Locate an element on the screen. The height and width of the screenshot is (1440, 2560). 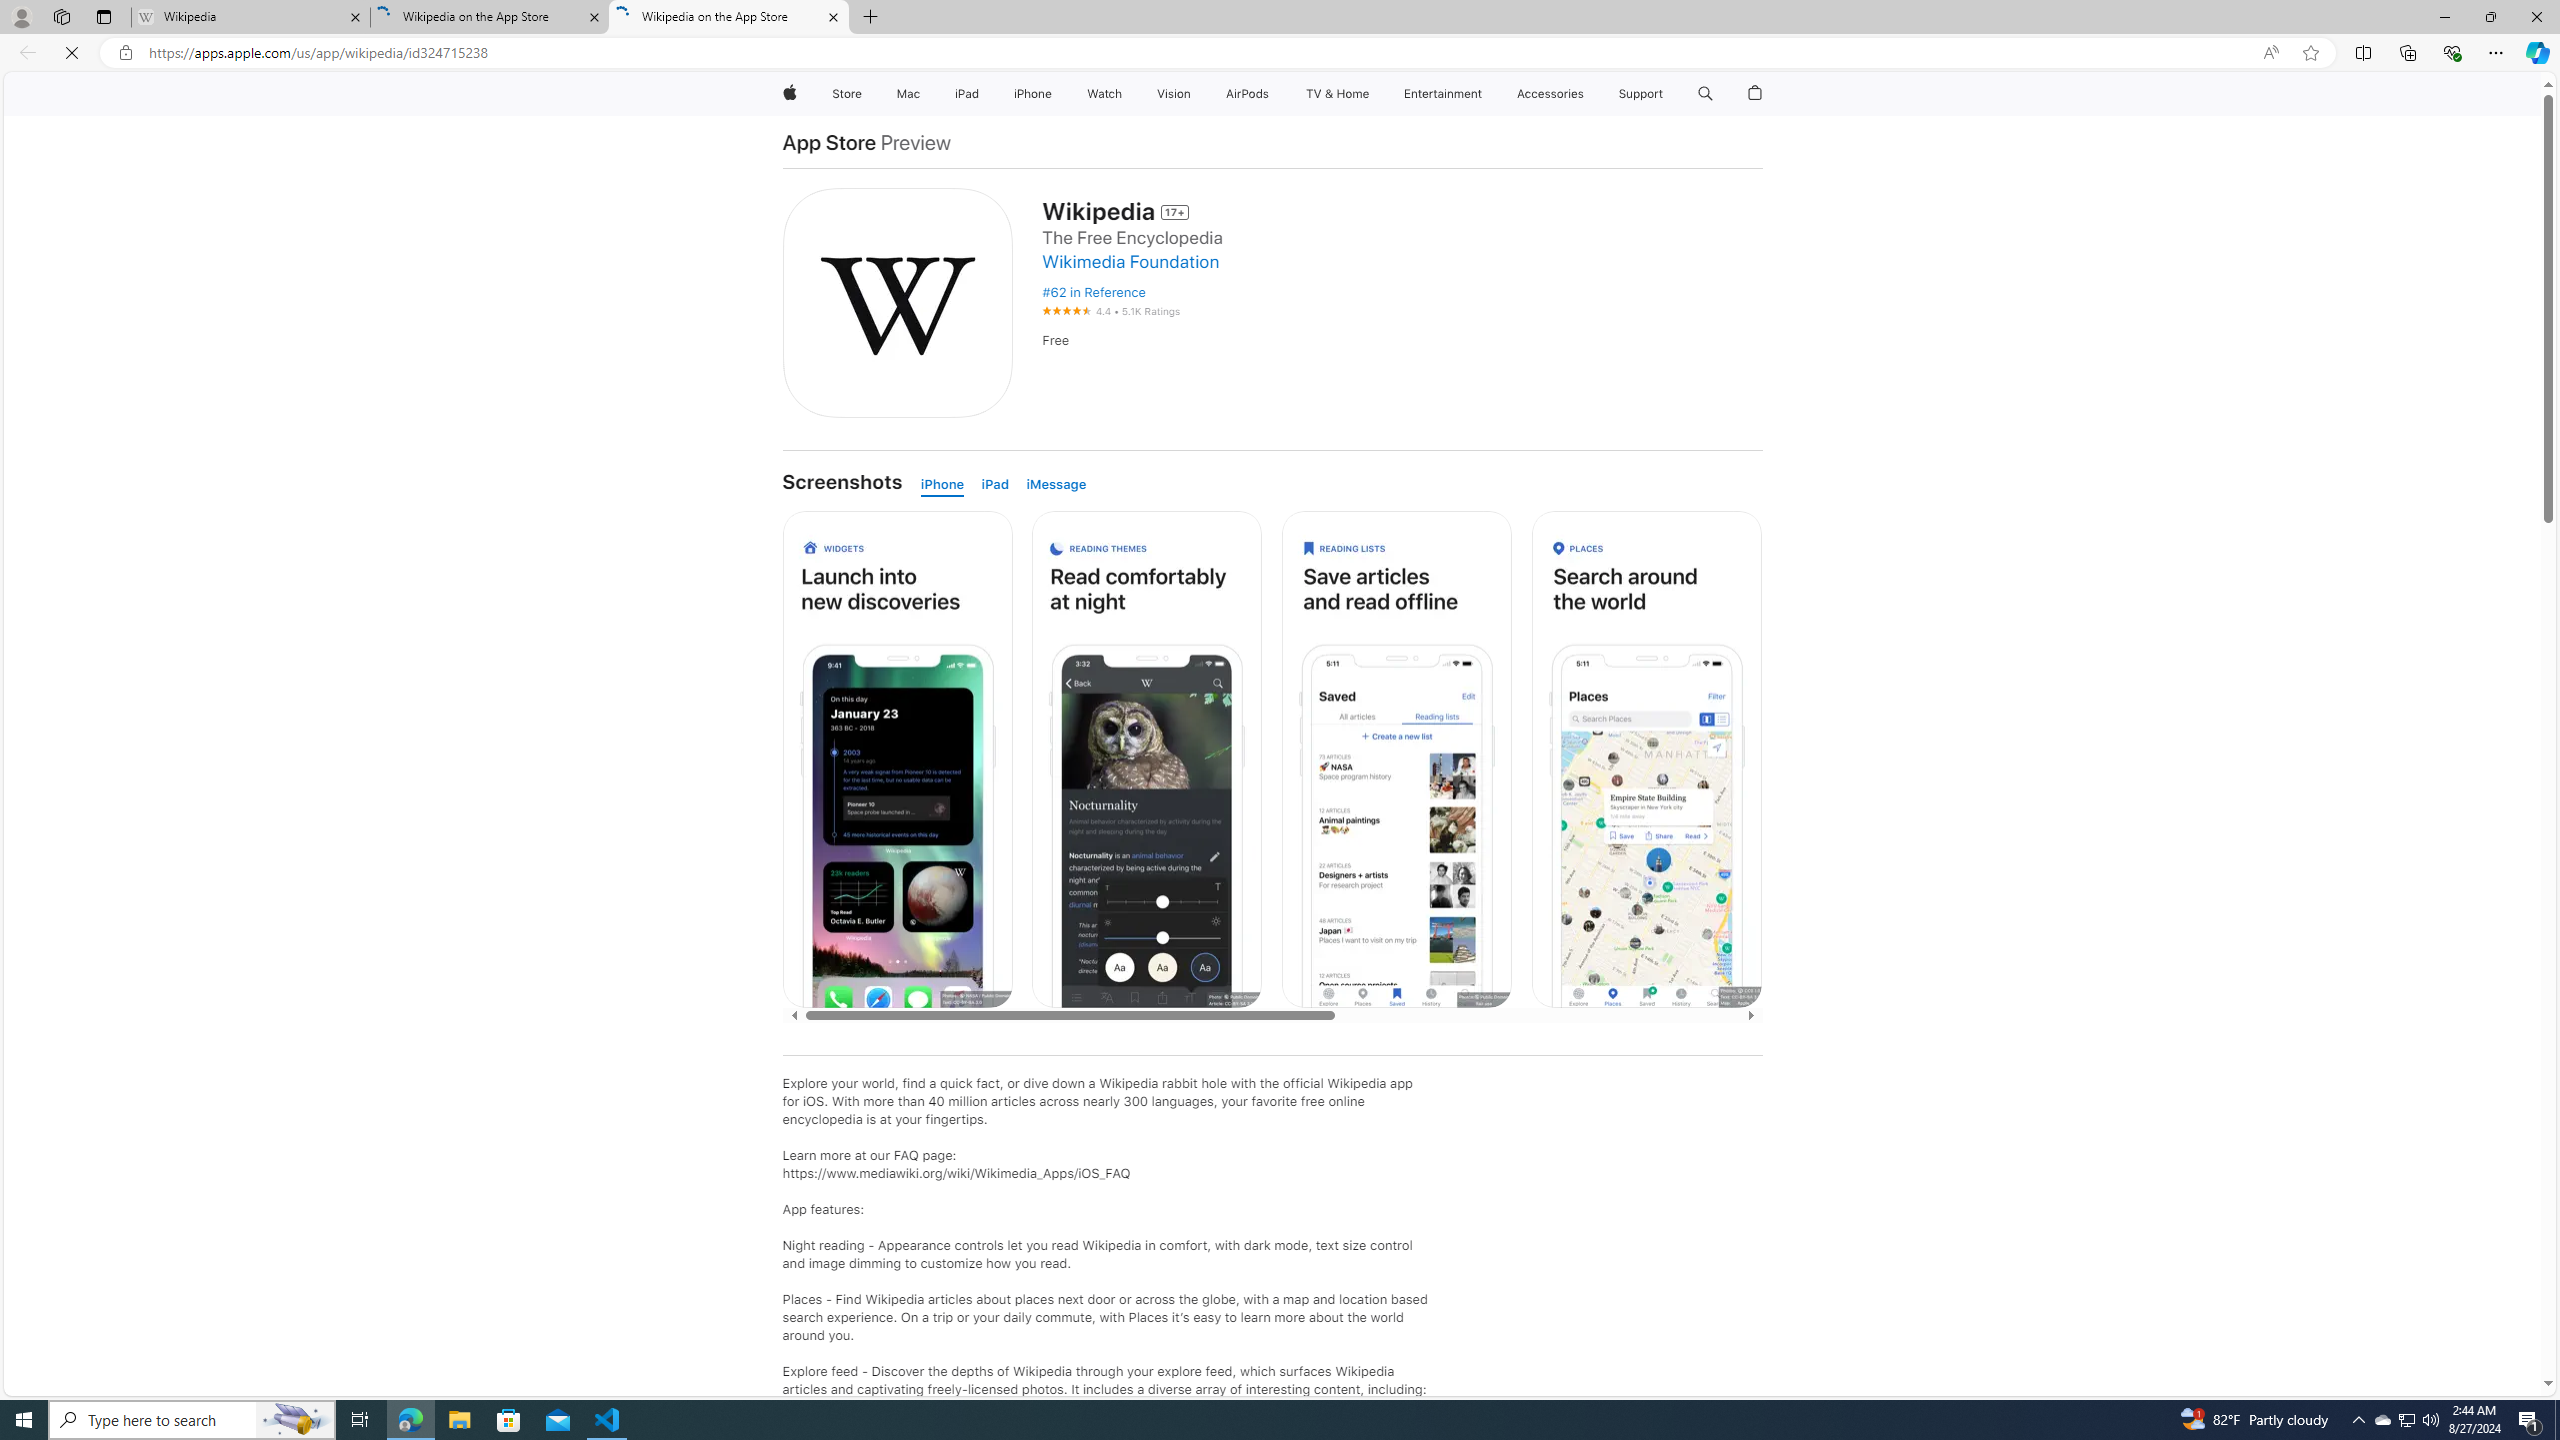
'Mac' is located at coordinates (906, 93).